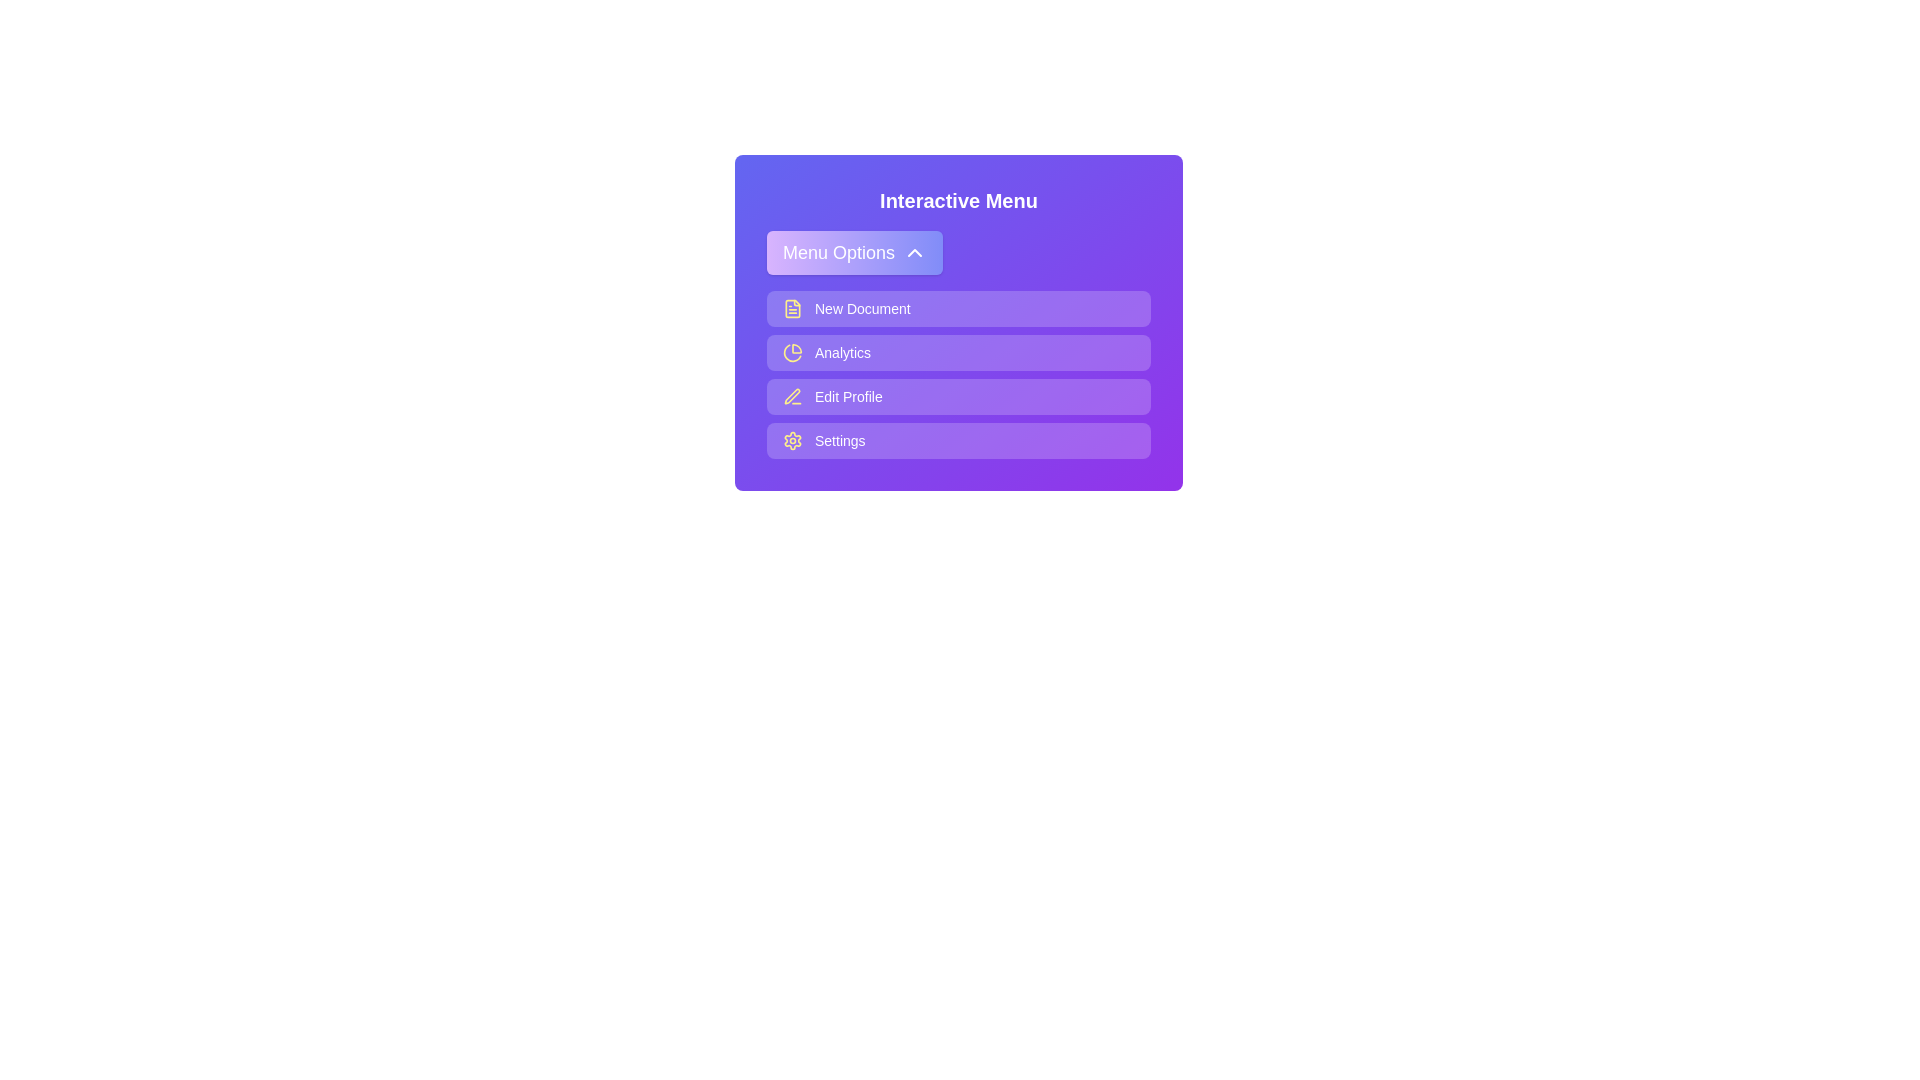  I want to click on the pen icon located in the 'Edit Profile' section of the menu options, which serves as a visual cue for editing, so click(791, 396).